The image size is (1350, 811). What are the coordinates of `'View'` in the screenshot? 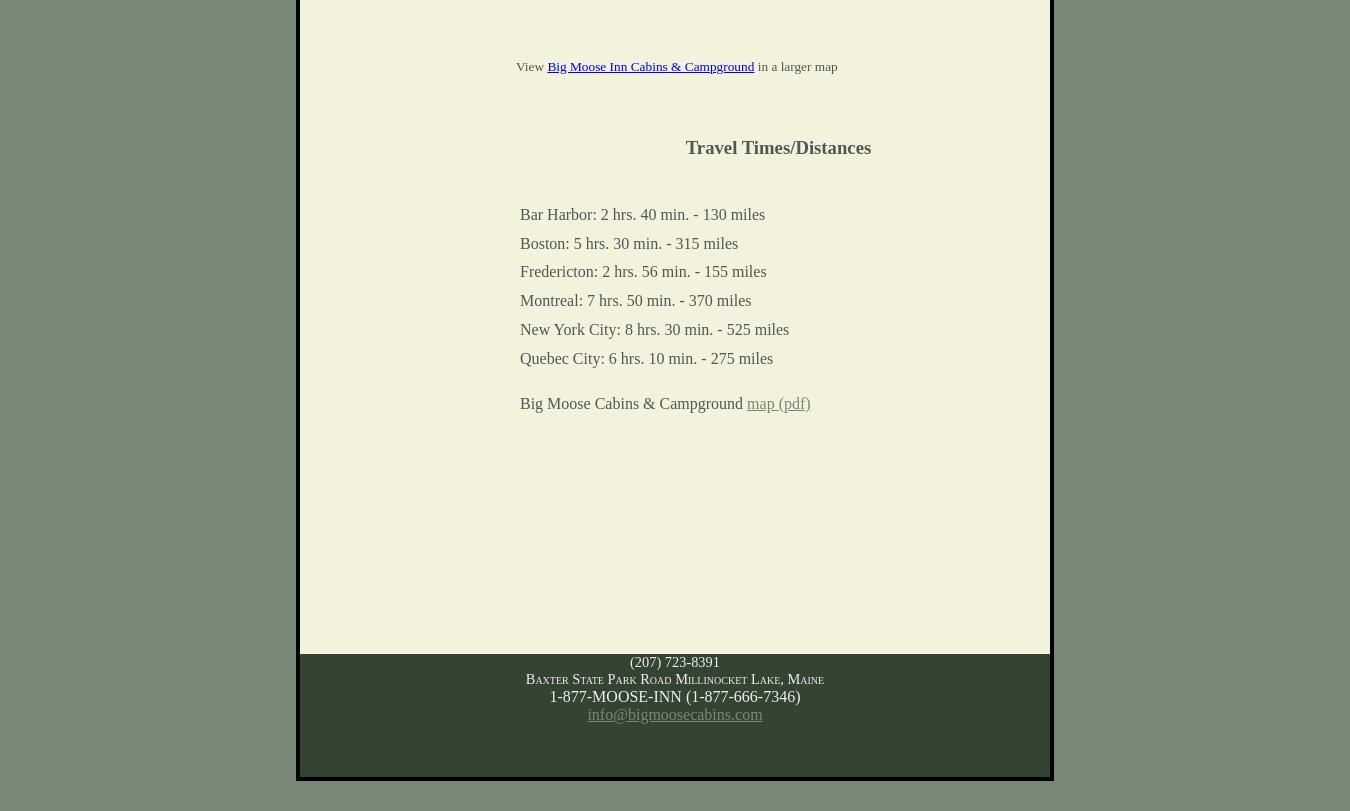 It's located at (530, 65).